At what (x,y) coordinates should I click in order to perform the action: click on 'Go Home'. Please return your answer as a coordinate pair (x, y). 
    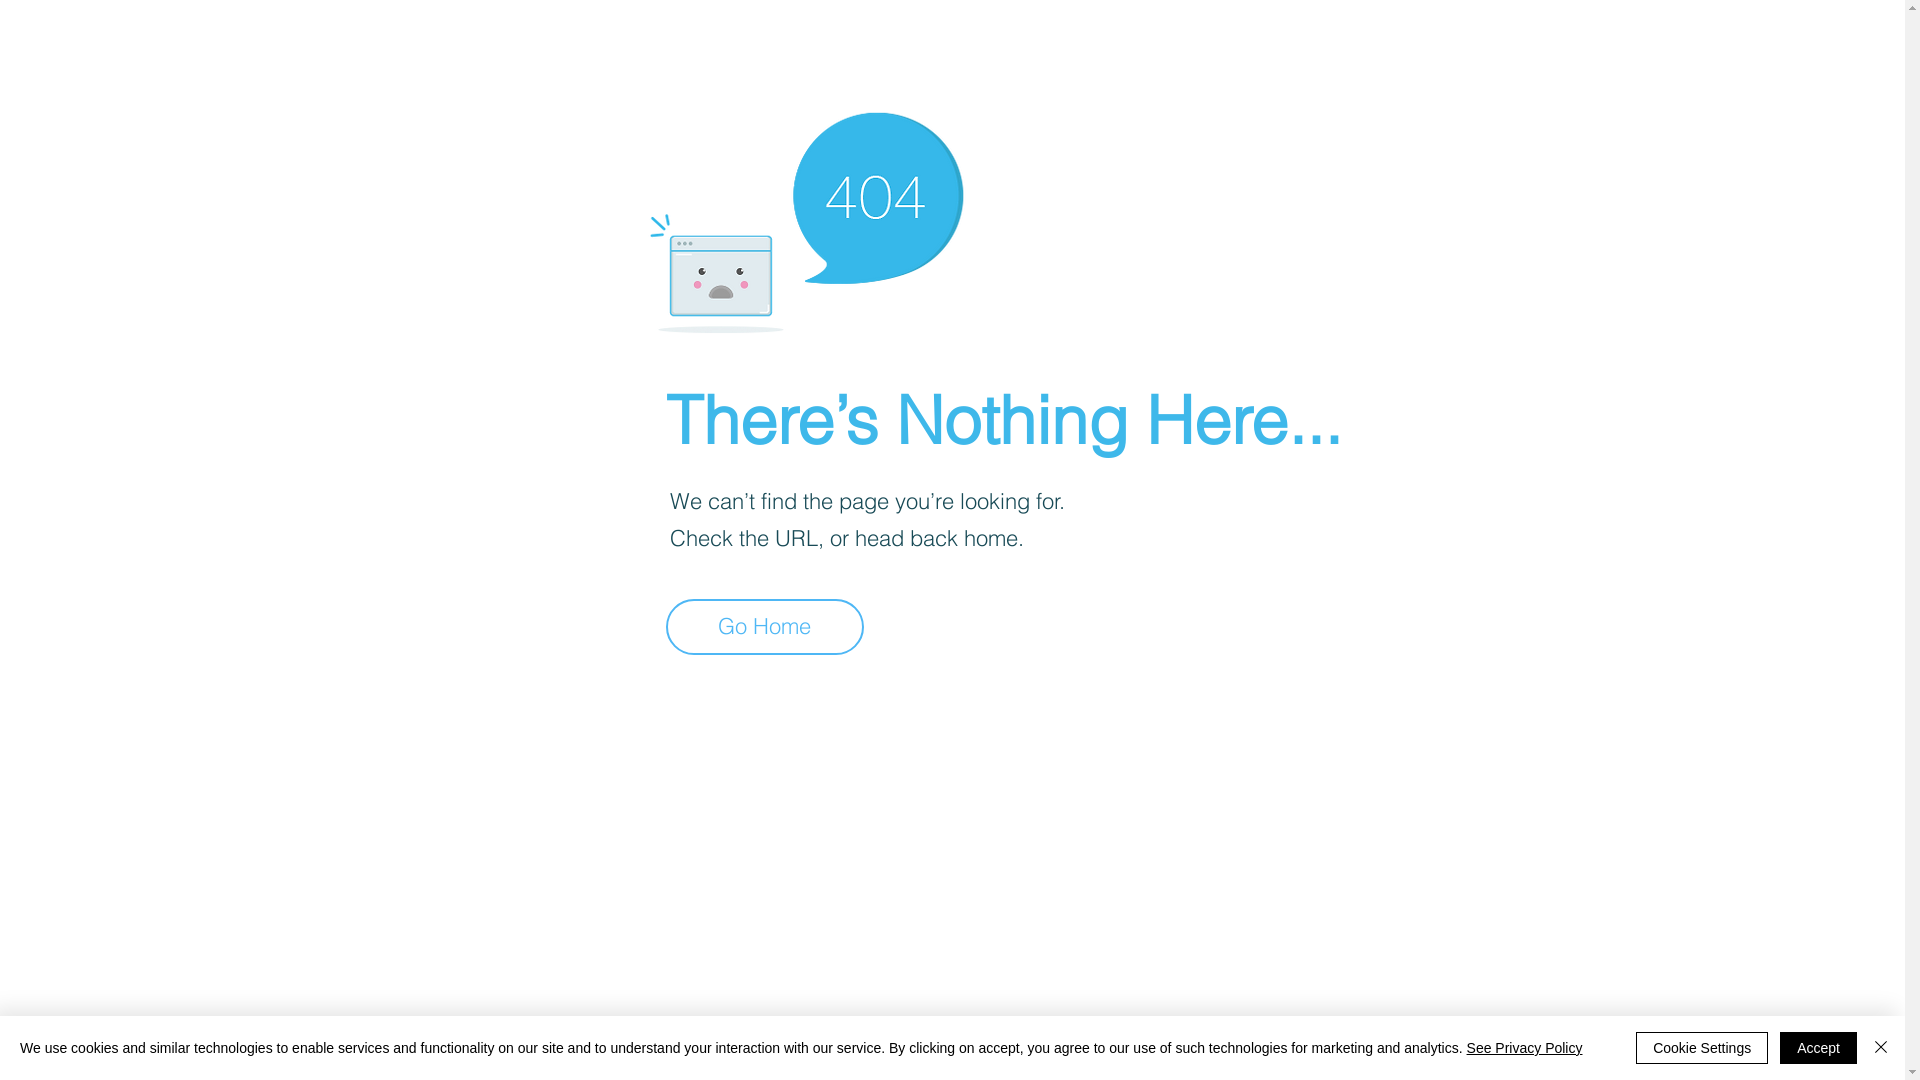
    Looking at the image, I should click on (763, 626).